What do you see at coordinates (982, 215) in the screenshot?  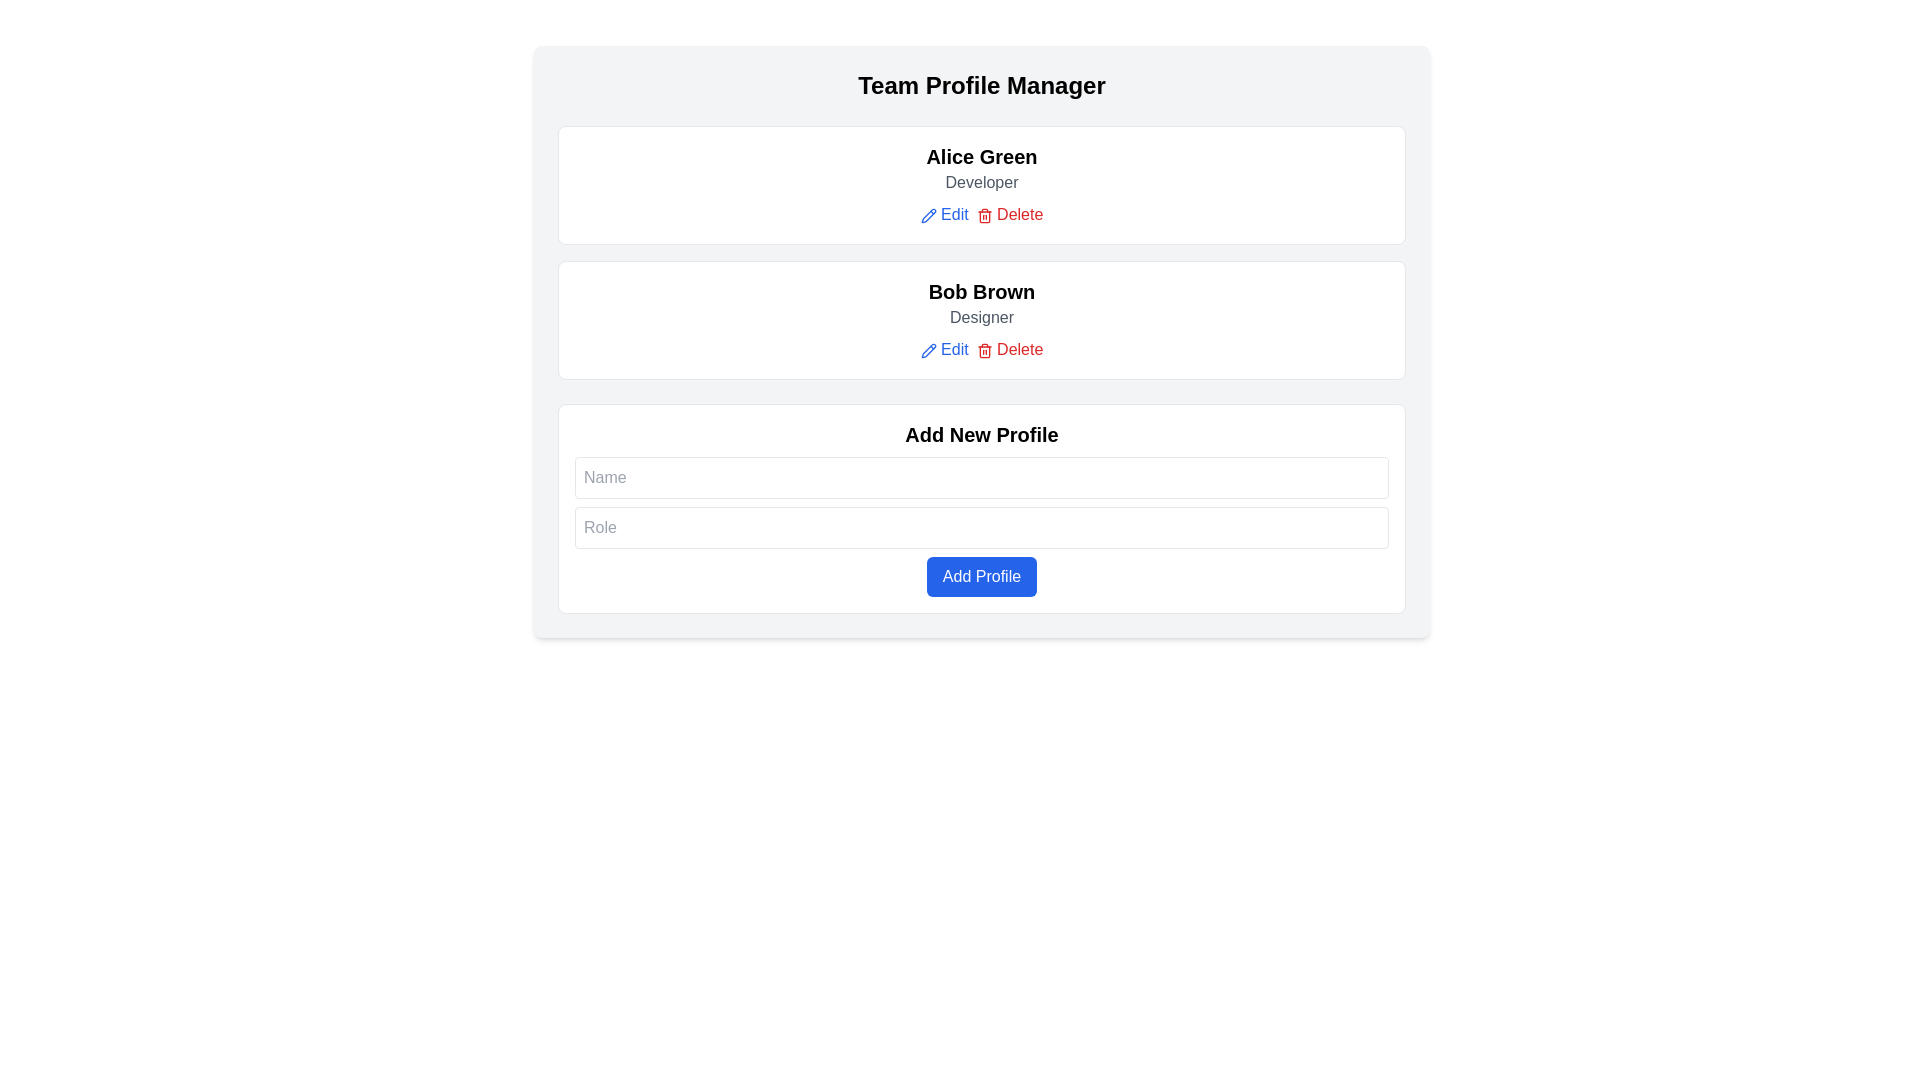 I see `the 'Delete' button in the interactive controls for editing and deleting the profile of 'Alice Green', a Developer` at bounding box center [982, 215].